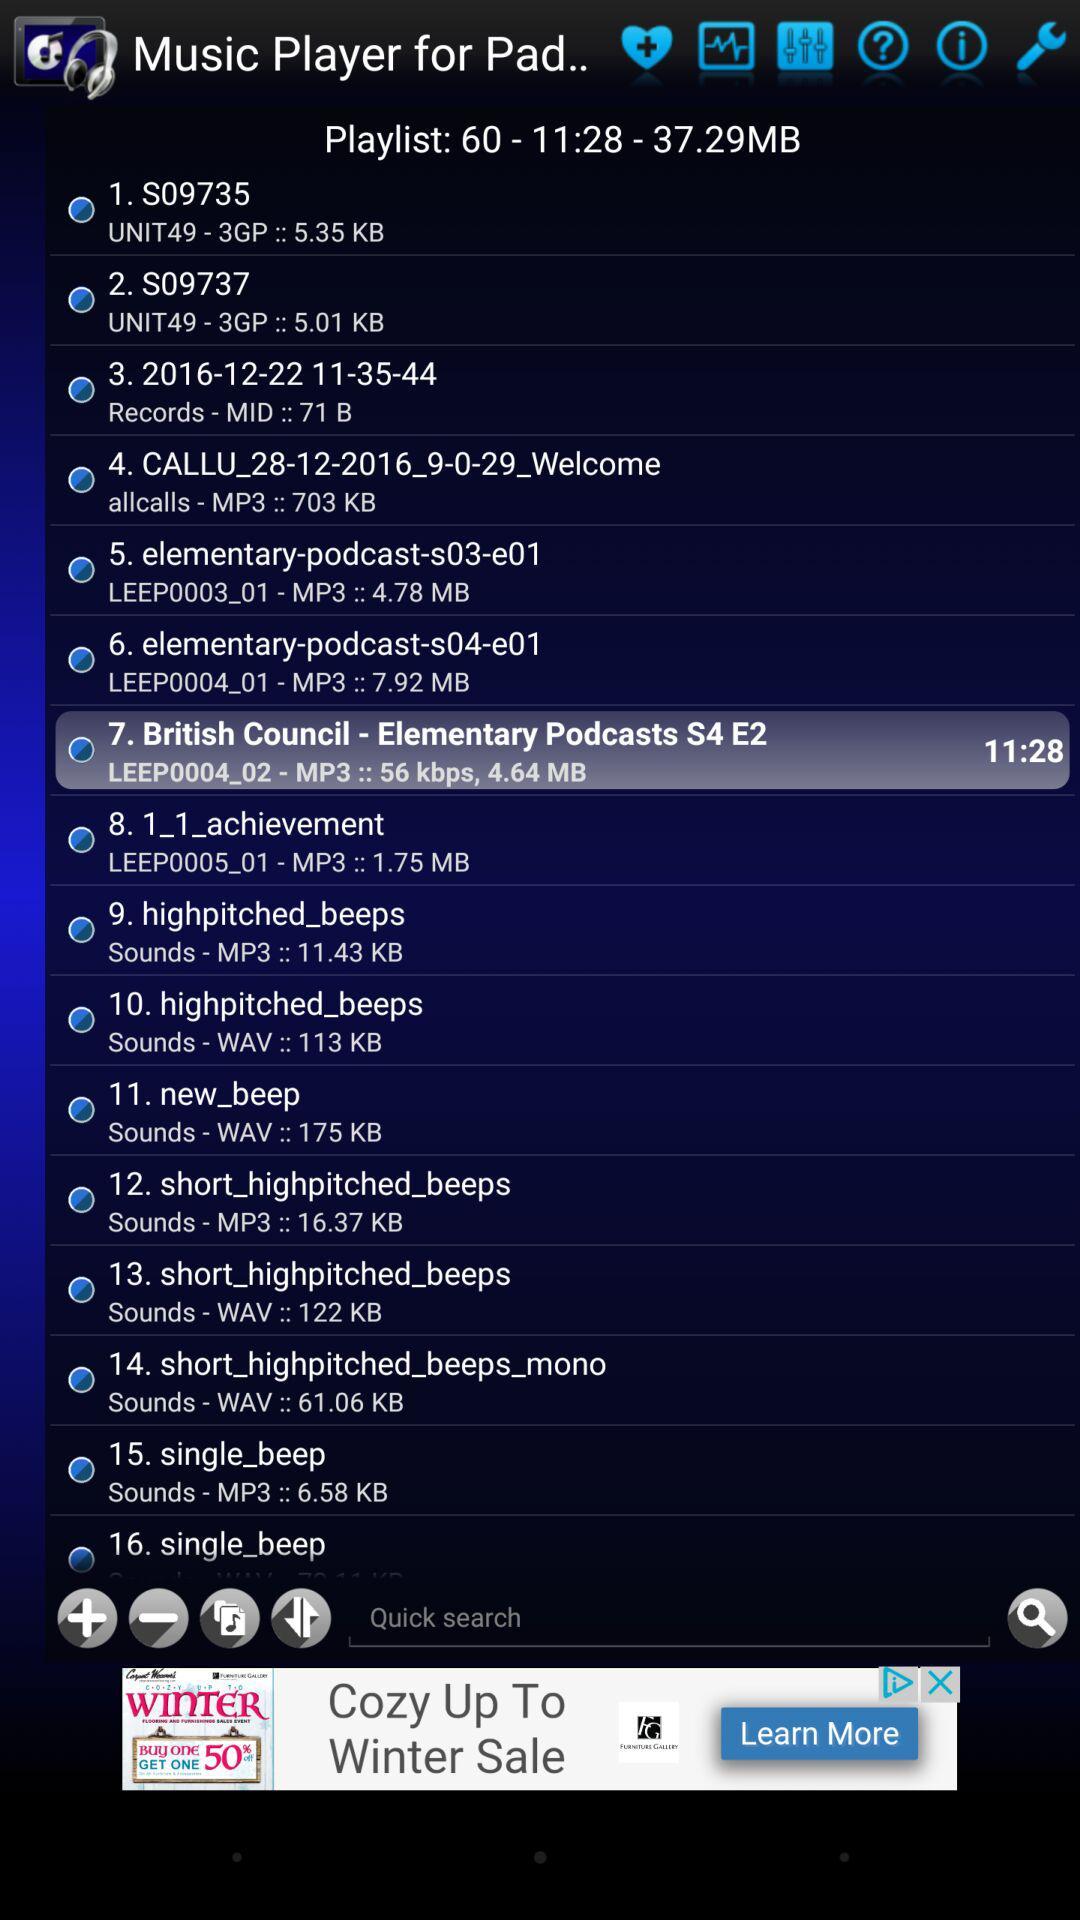 Image resolution: width=1080 pixels, height=1920 pixels. I want to click on playlist entry, so click(882, 52).